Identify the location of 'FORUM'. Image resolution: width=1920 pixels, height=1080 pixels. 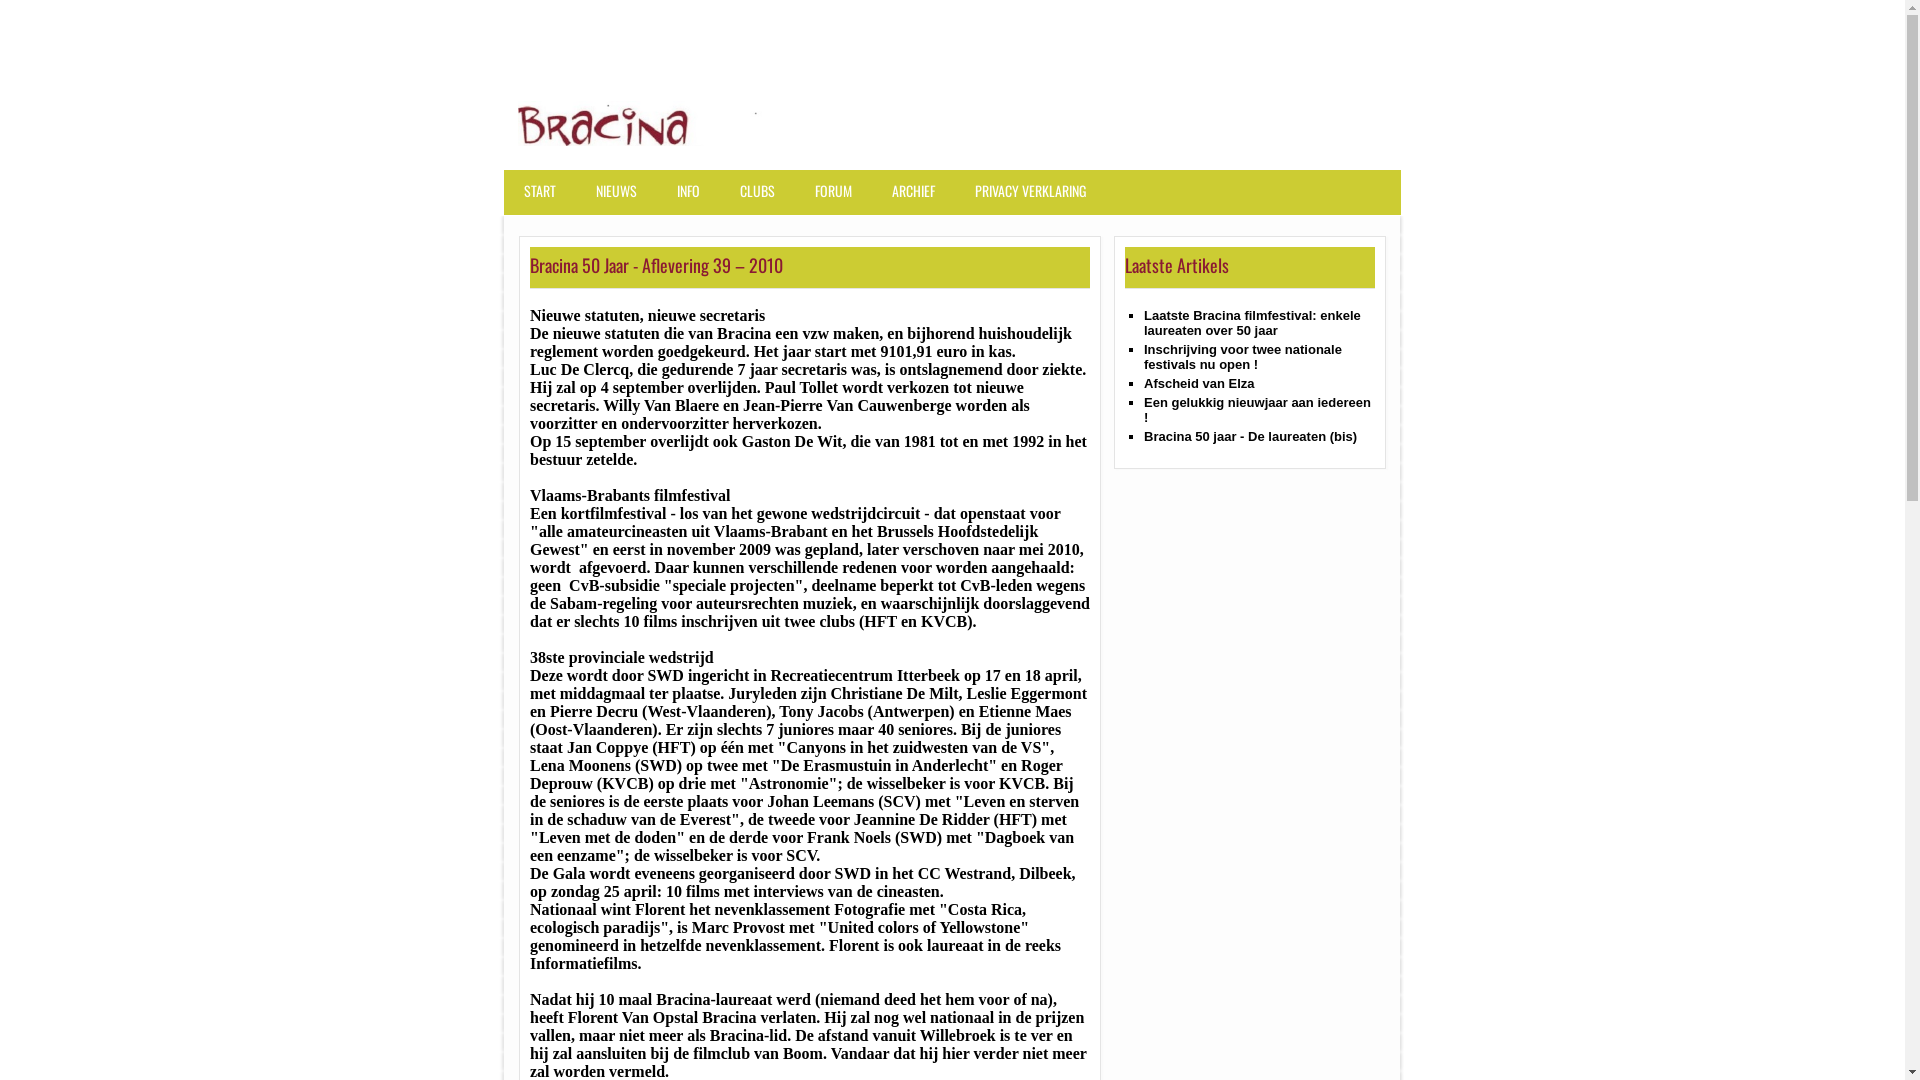
(838, 200).